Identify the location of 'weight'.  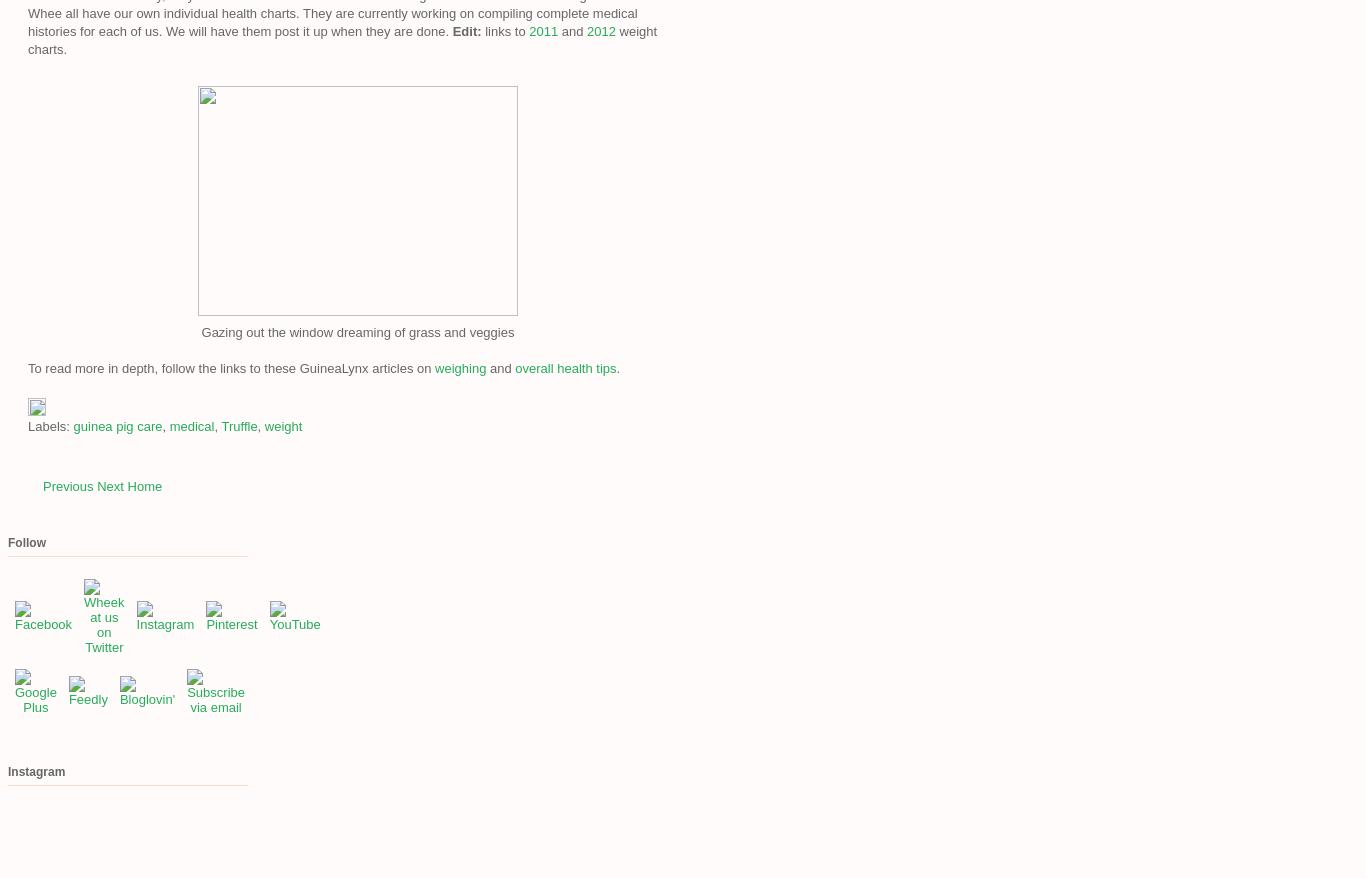
(283, 425).